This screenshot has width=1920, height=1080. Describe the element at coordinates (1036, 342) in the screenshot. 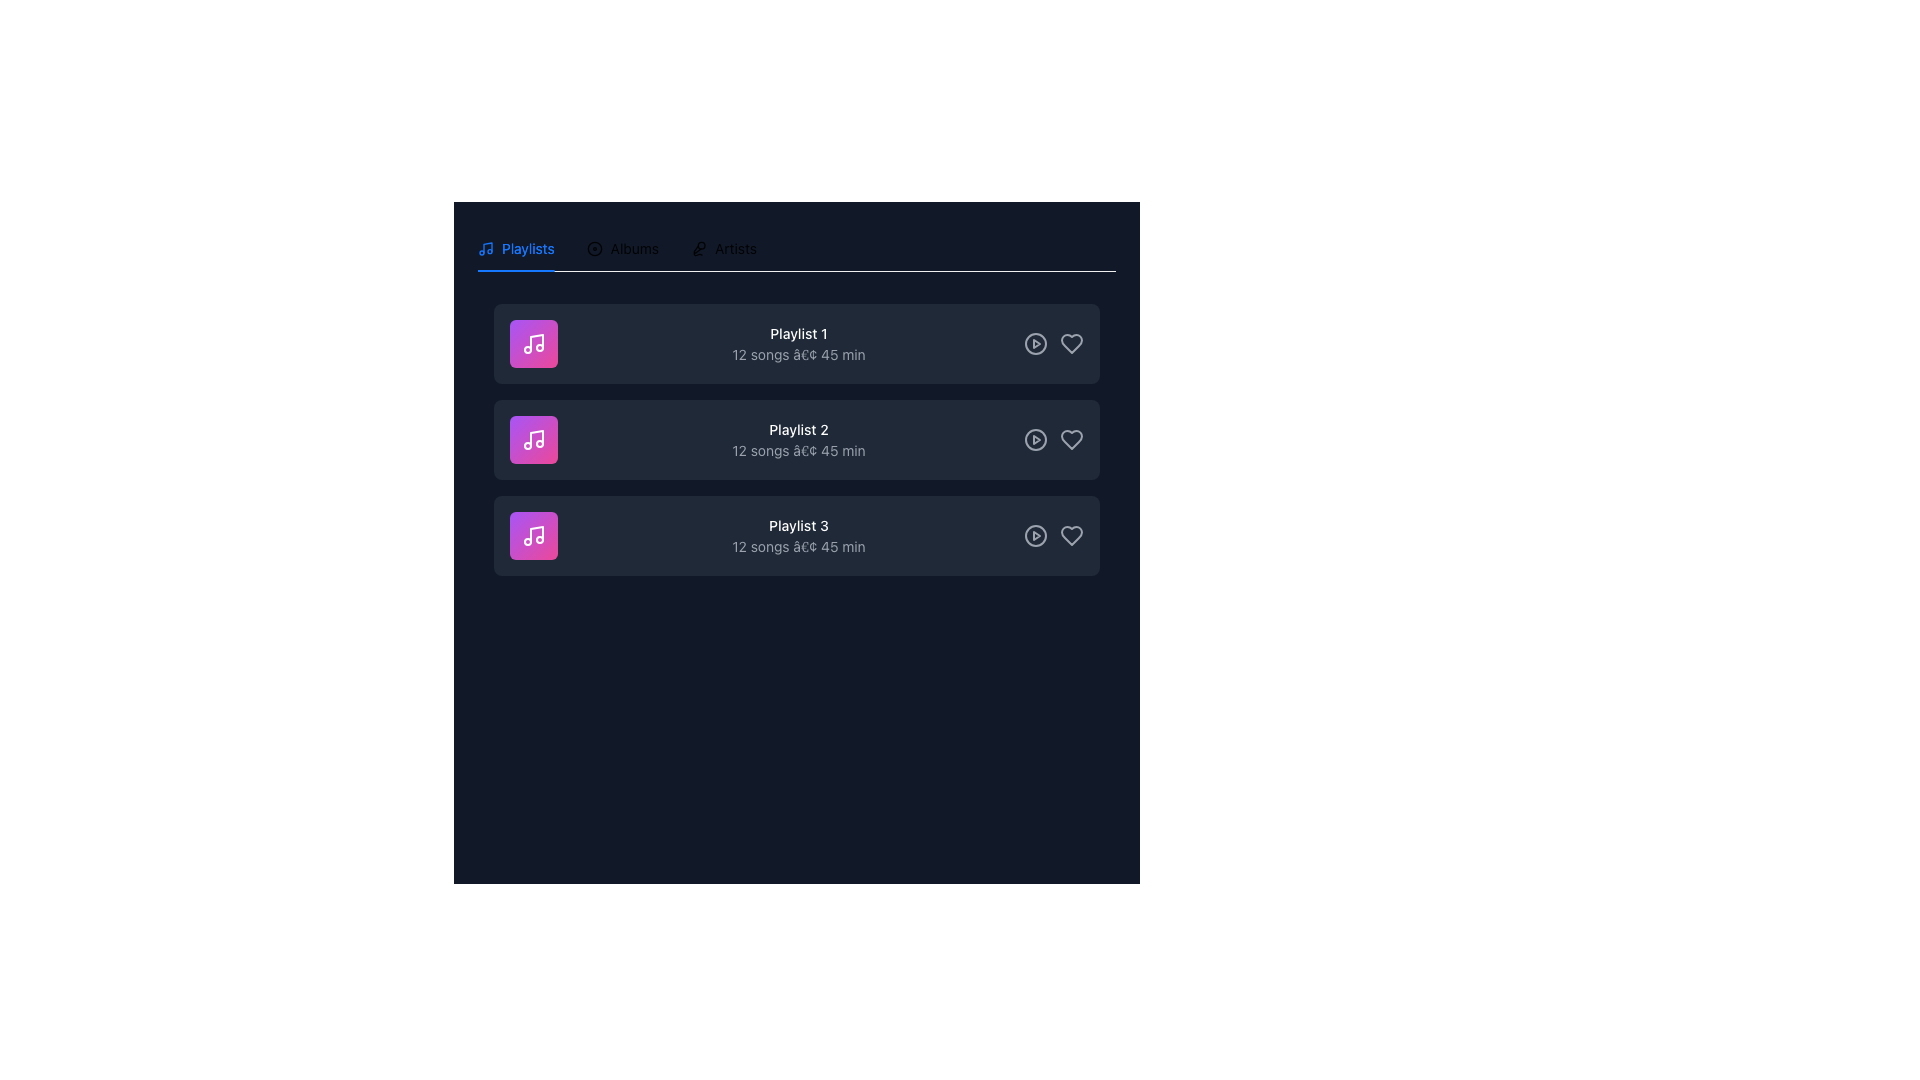

I see `the circular play button with a thin outline, located within a dark interface, to play the playlist` at that location.